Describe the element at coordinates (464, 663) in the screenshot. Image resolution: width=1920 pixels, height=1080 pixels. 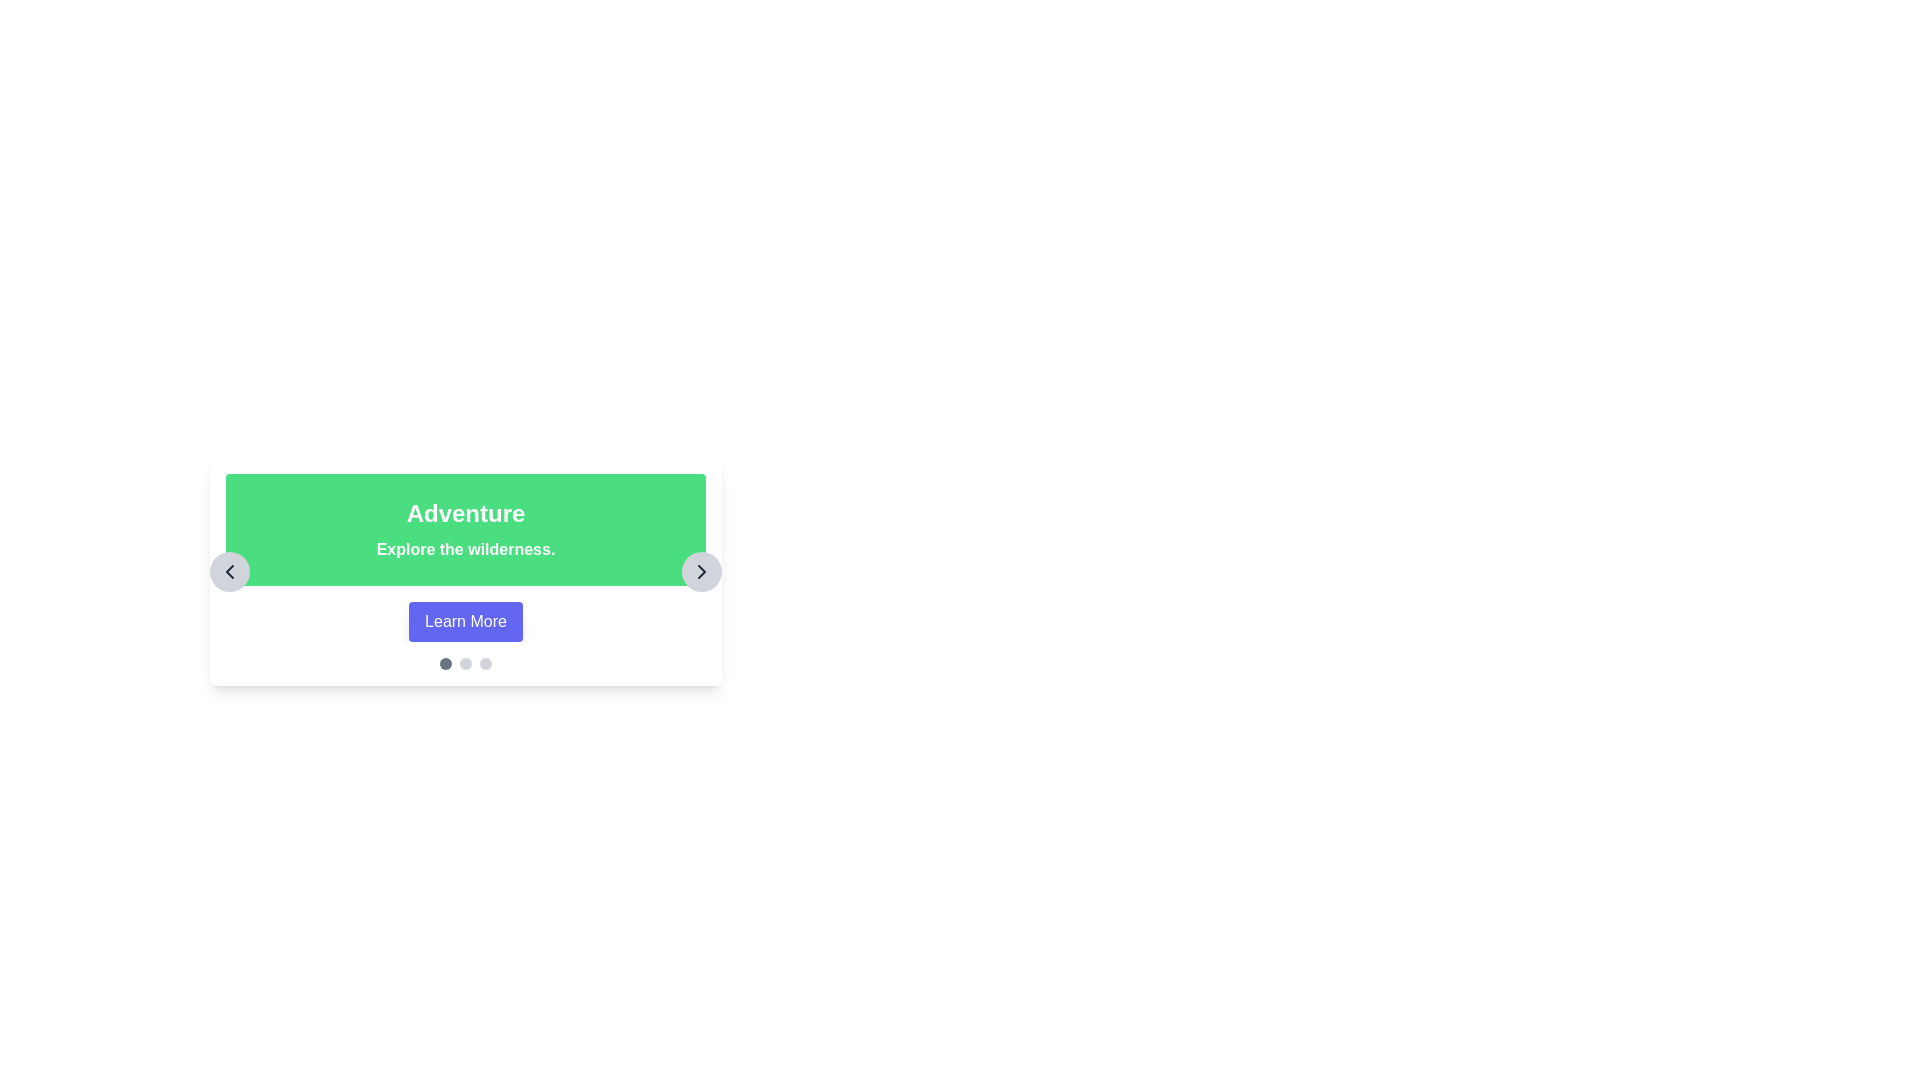
I see `the central page indicator (dot-style) located beneath the 'Learn More' button` at that location.